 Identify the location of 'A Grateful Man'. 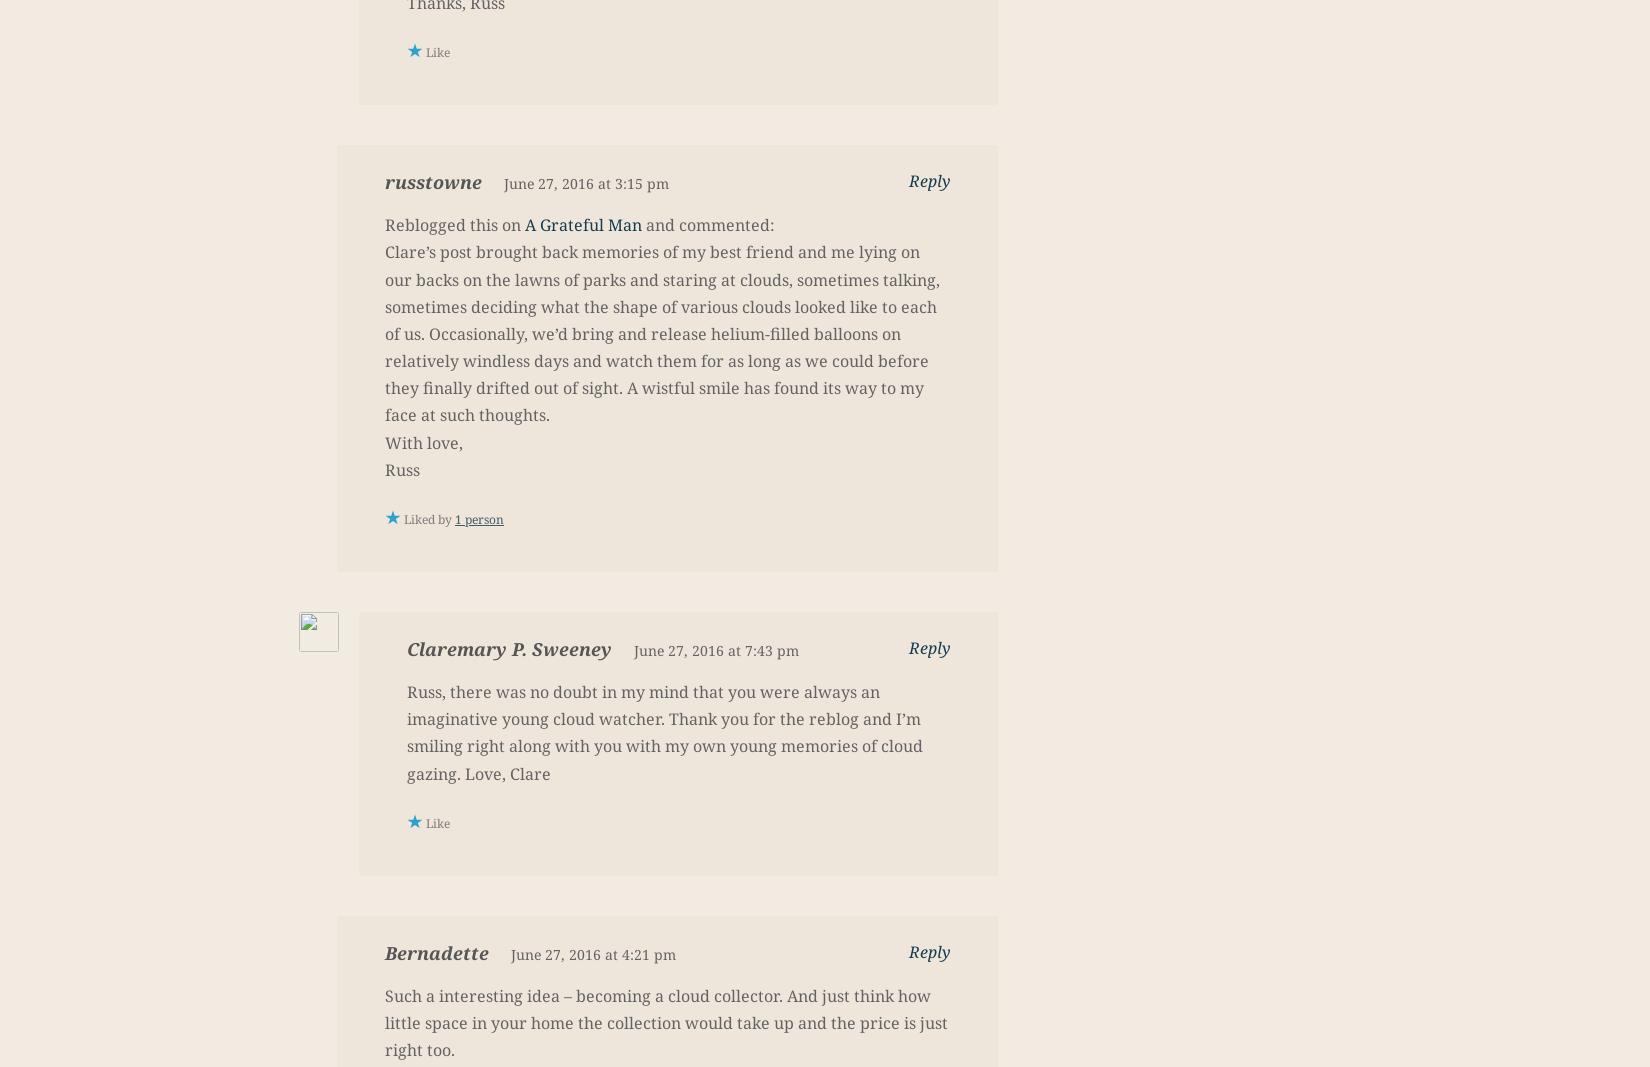
(582, 225).